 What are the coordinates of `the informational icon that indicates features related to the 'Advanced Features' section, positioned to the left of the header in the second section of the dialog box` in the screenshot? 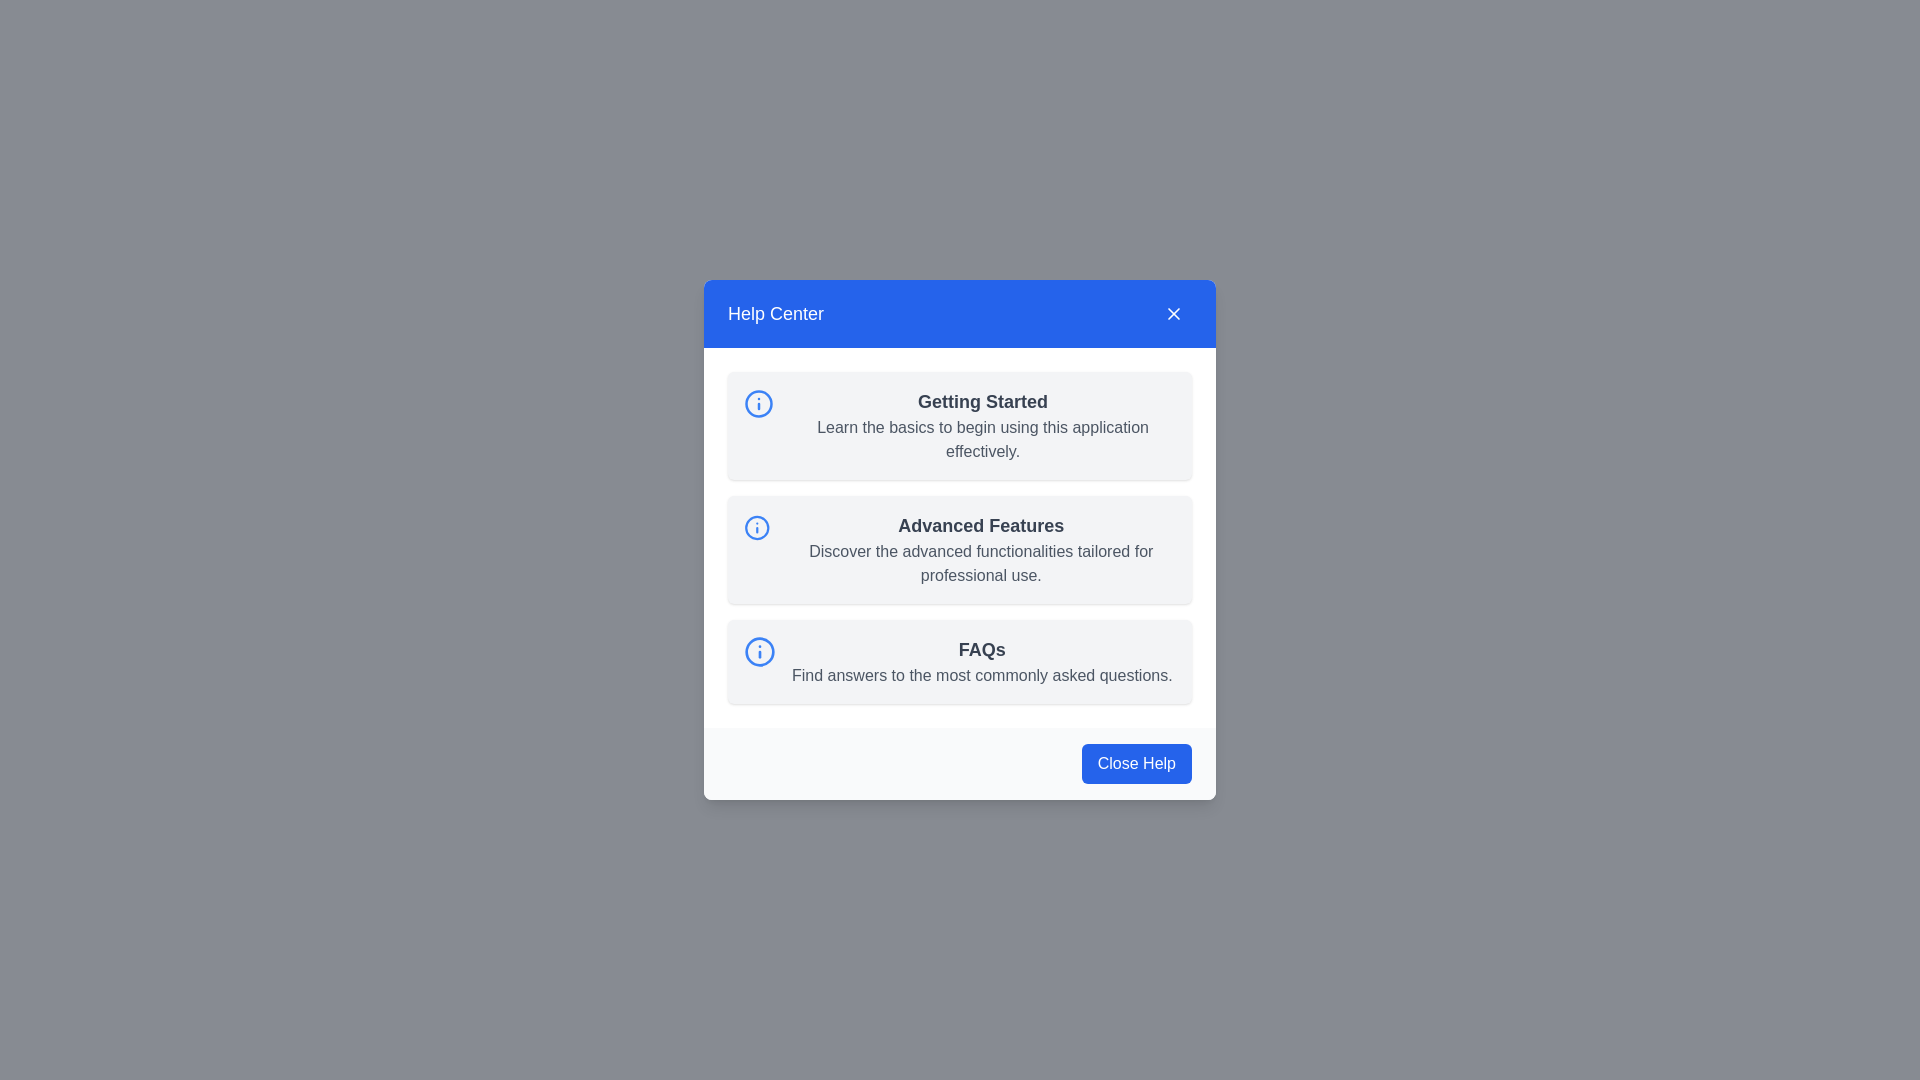 It's located at (756, 527).